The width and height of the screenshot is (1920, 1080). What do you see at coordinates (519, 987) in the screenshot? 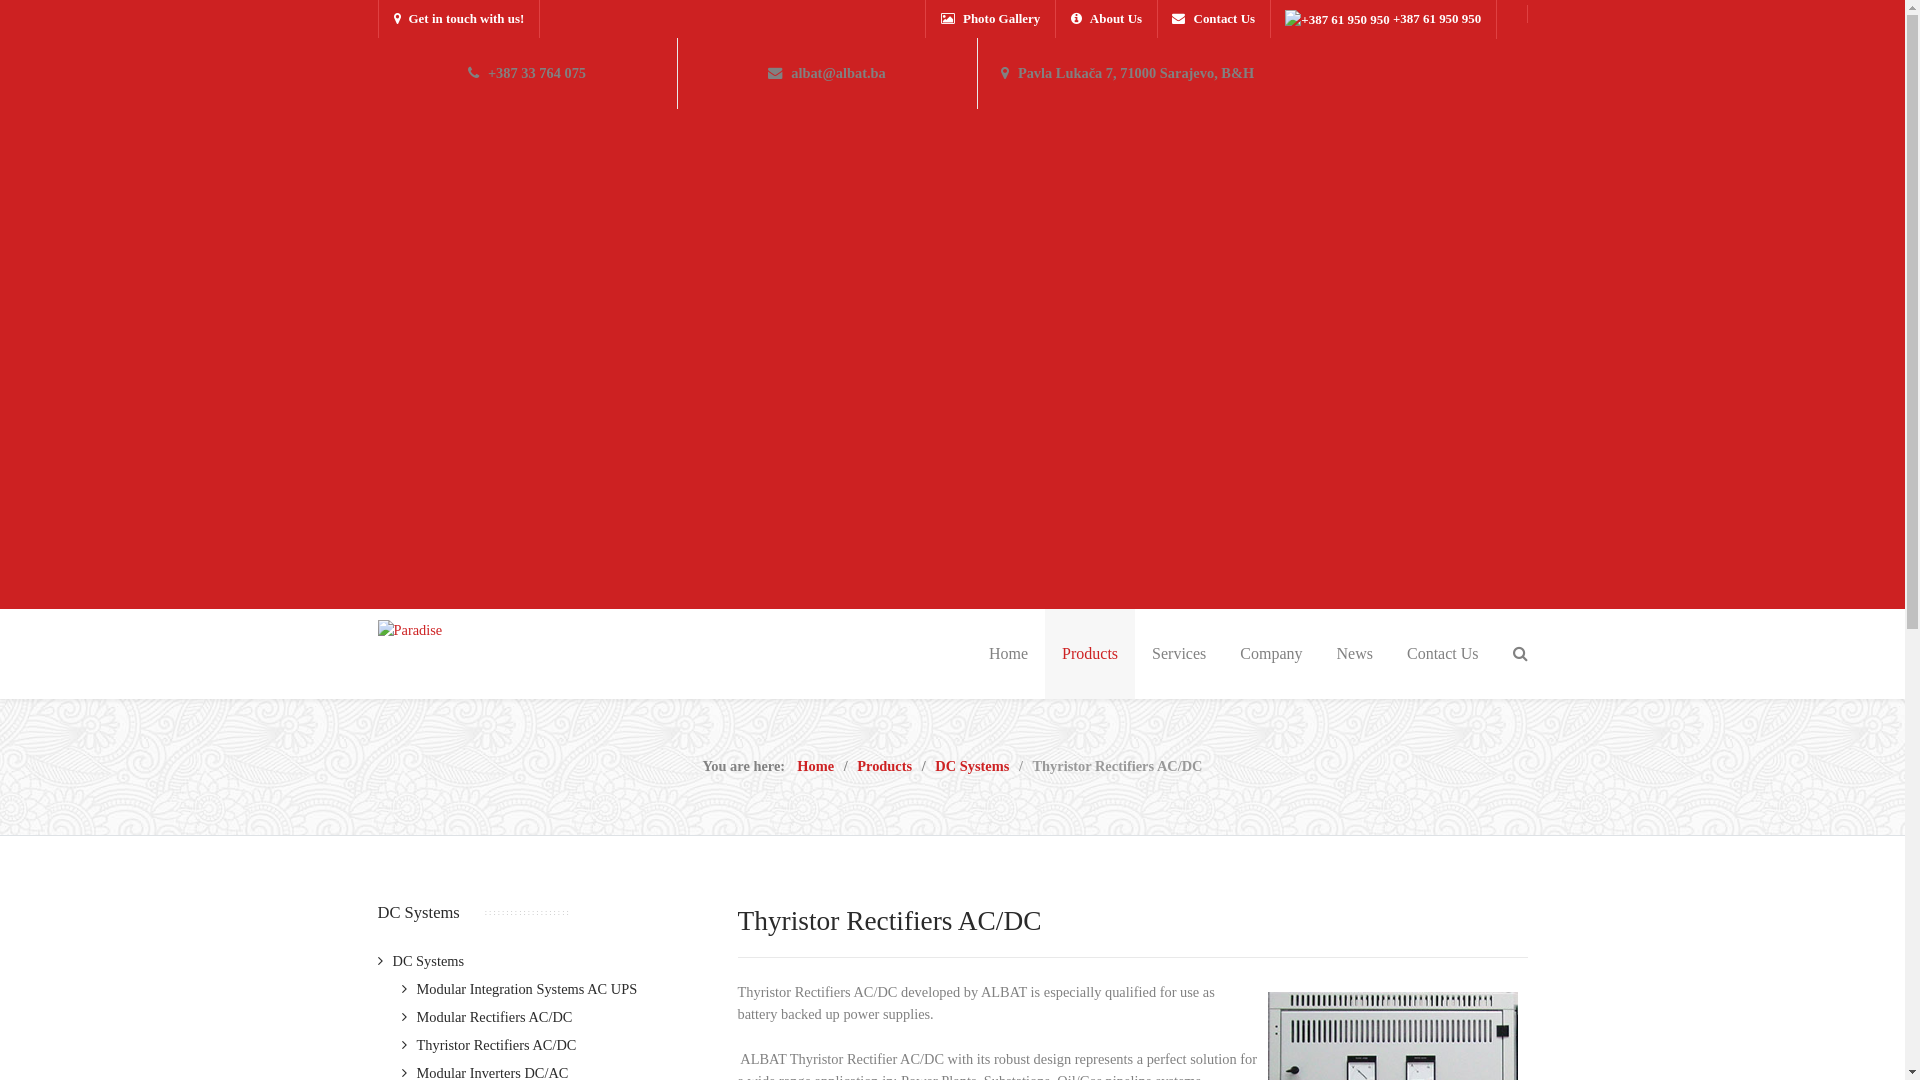
I see `'Modular Integration Systems AC UPS'` at bounding box center [519, 987].